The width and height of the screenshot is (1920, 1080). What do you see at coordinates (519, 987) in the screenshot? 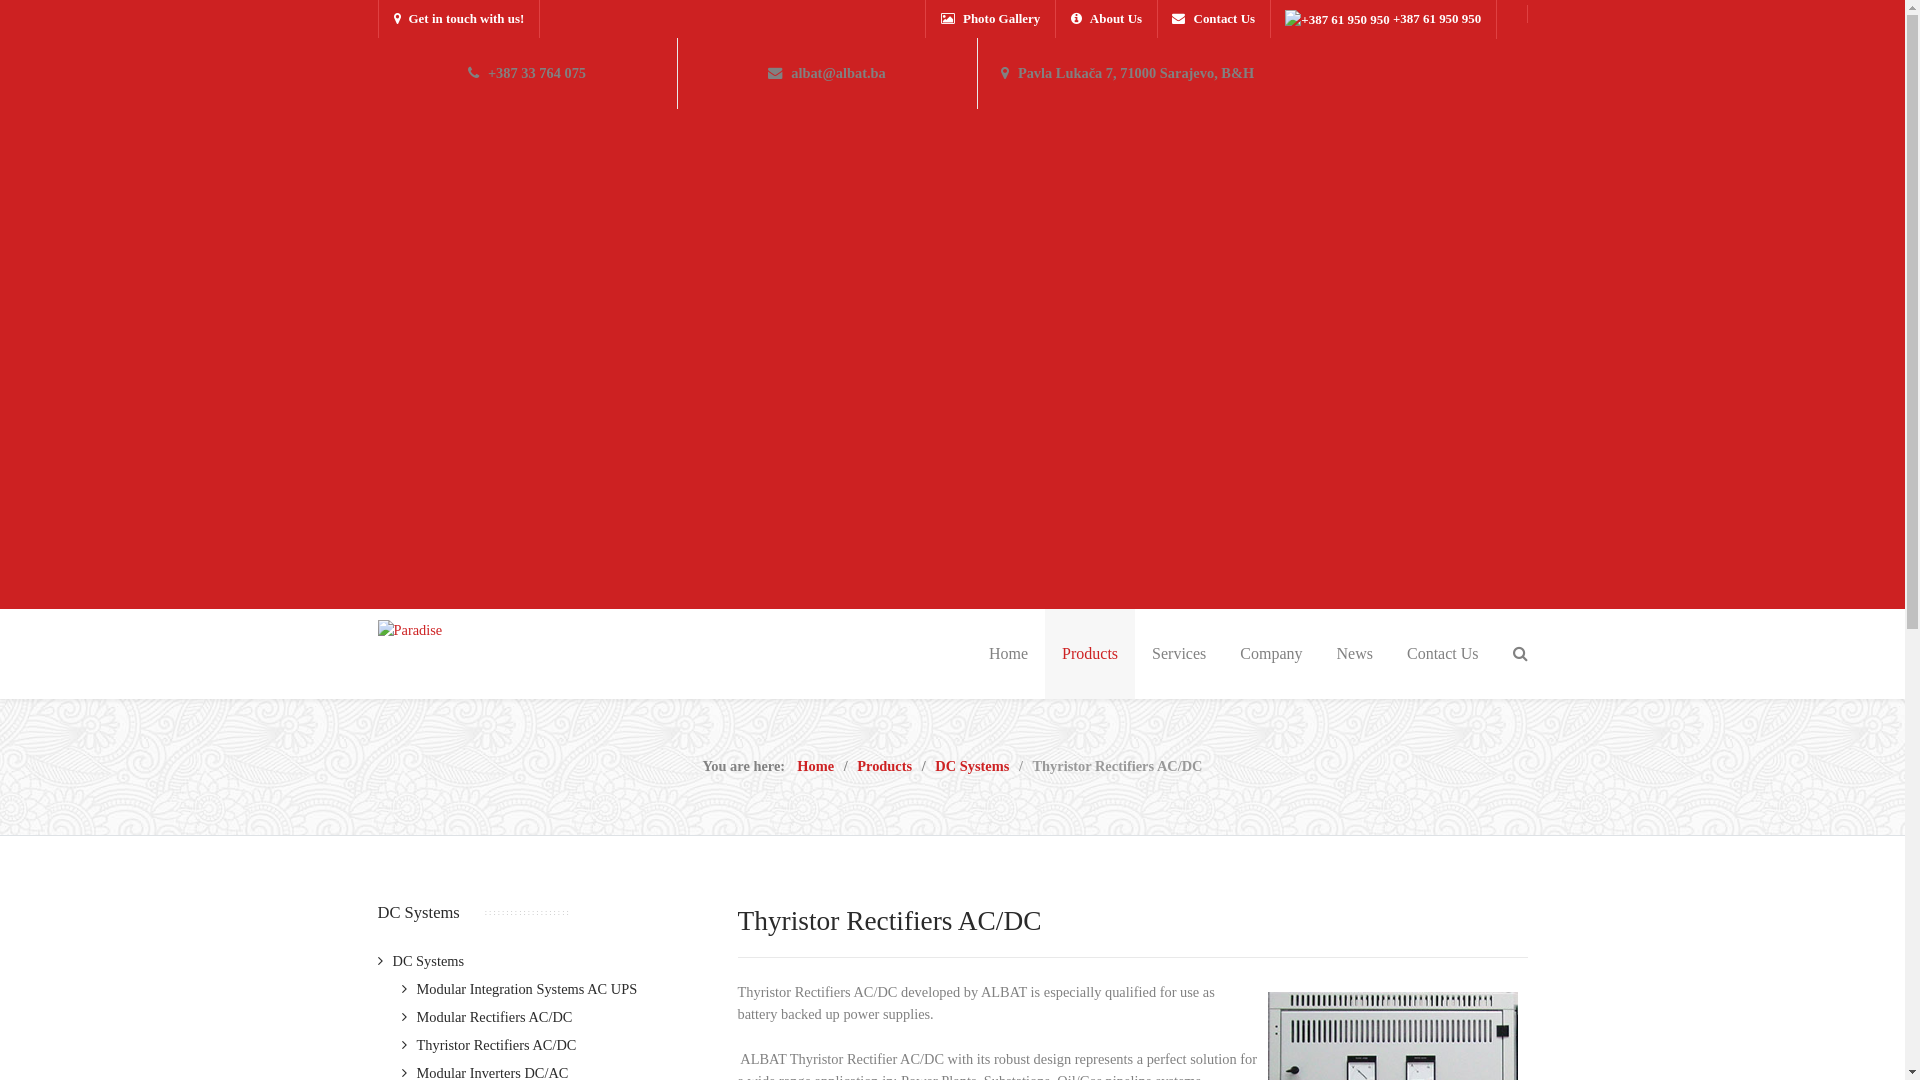
I see `'Modular Integration Systems AC UPS'` at bounding box center [519, 987].